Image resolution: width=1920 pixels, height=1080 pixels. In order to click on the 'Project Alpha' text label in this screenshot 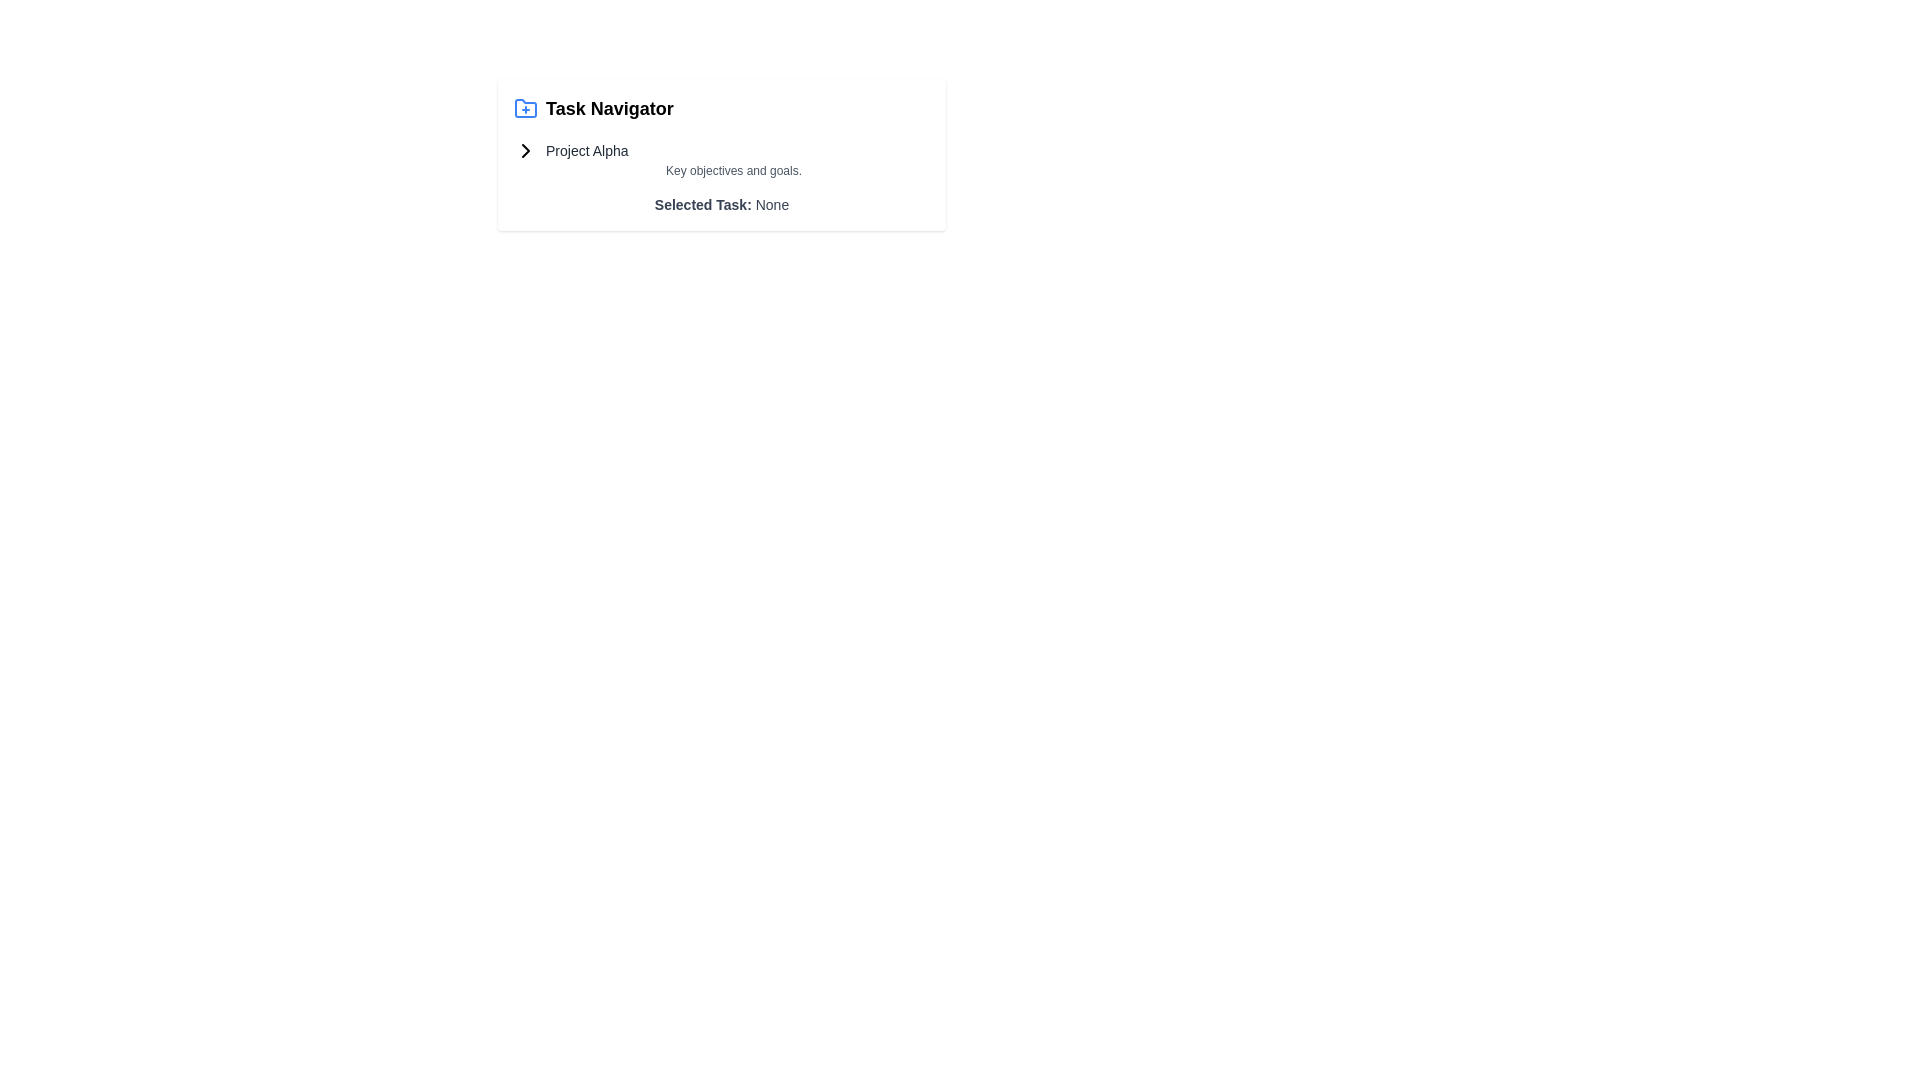, I will do `click(586, 149)`.